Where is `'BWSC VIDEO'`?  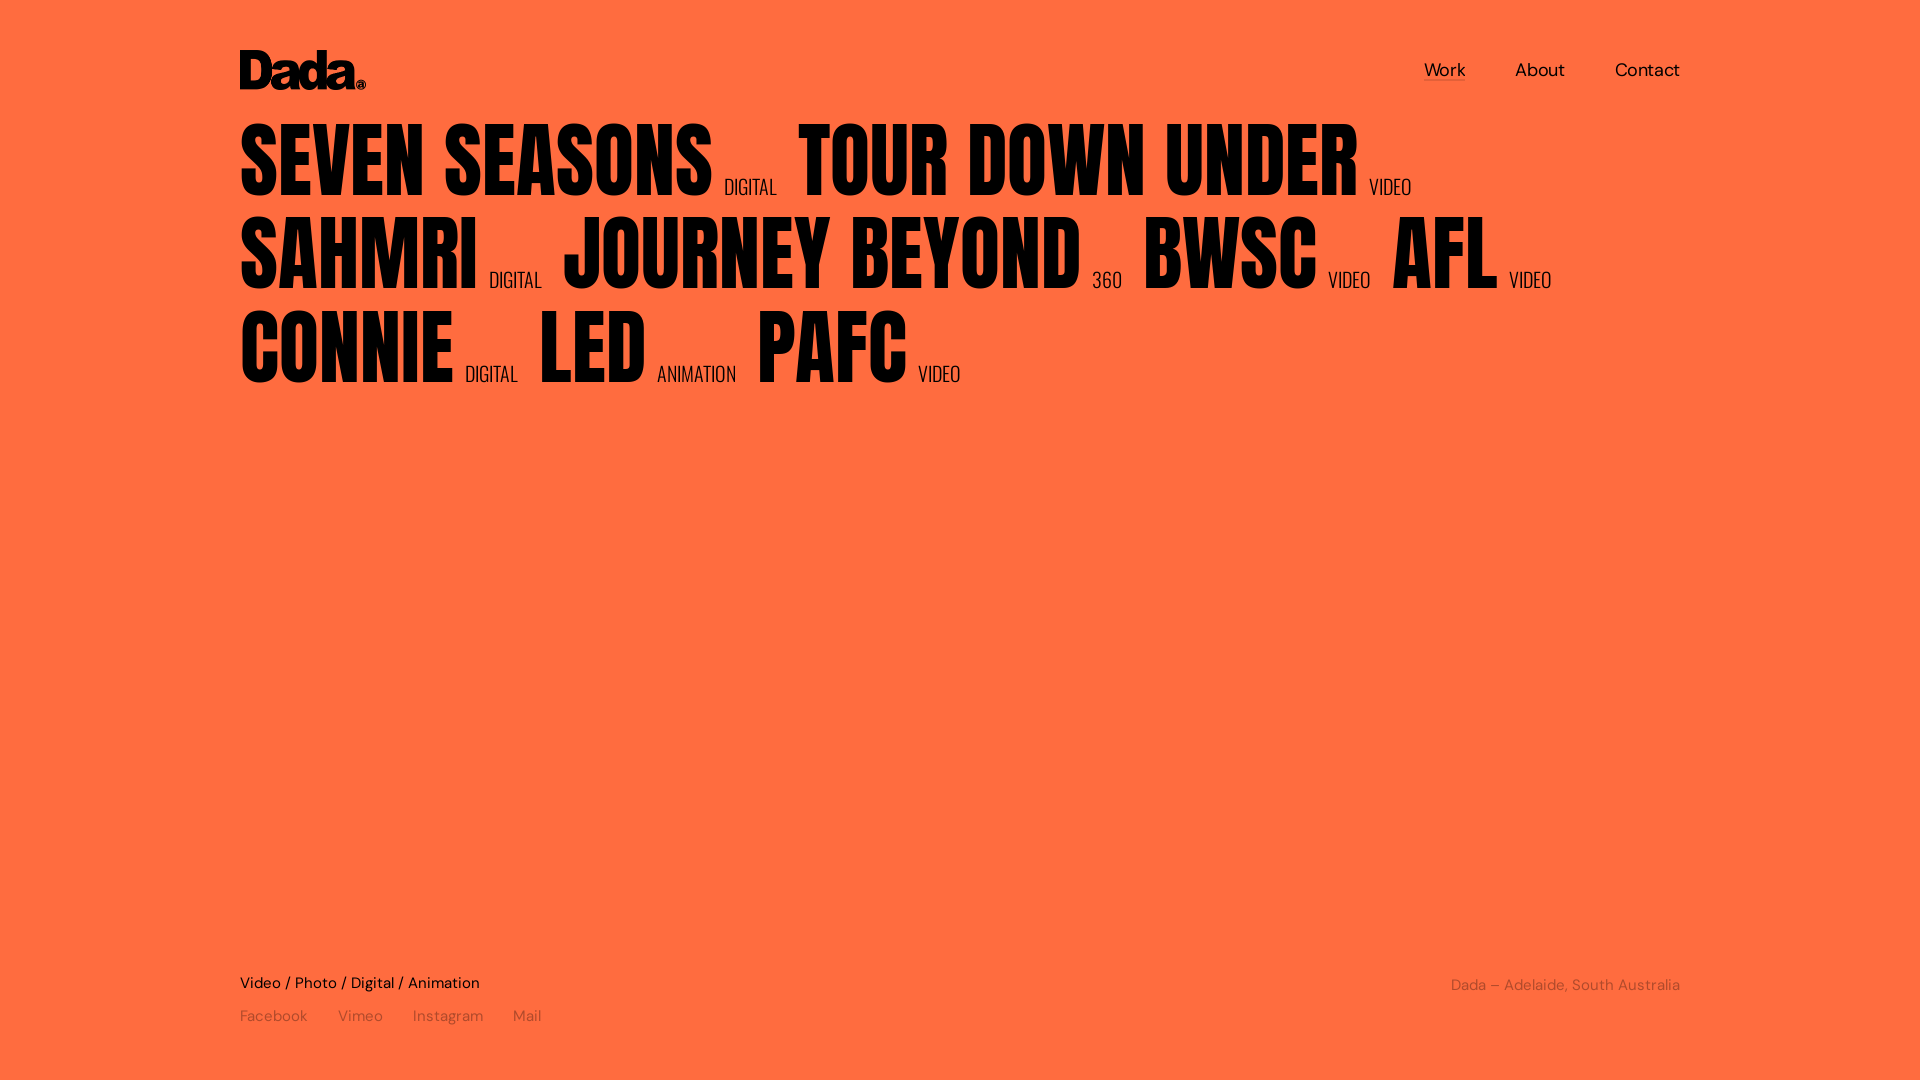
'BWSC VIDEO' is located at coordinates (1266, 260).